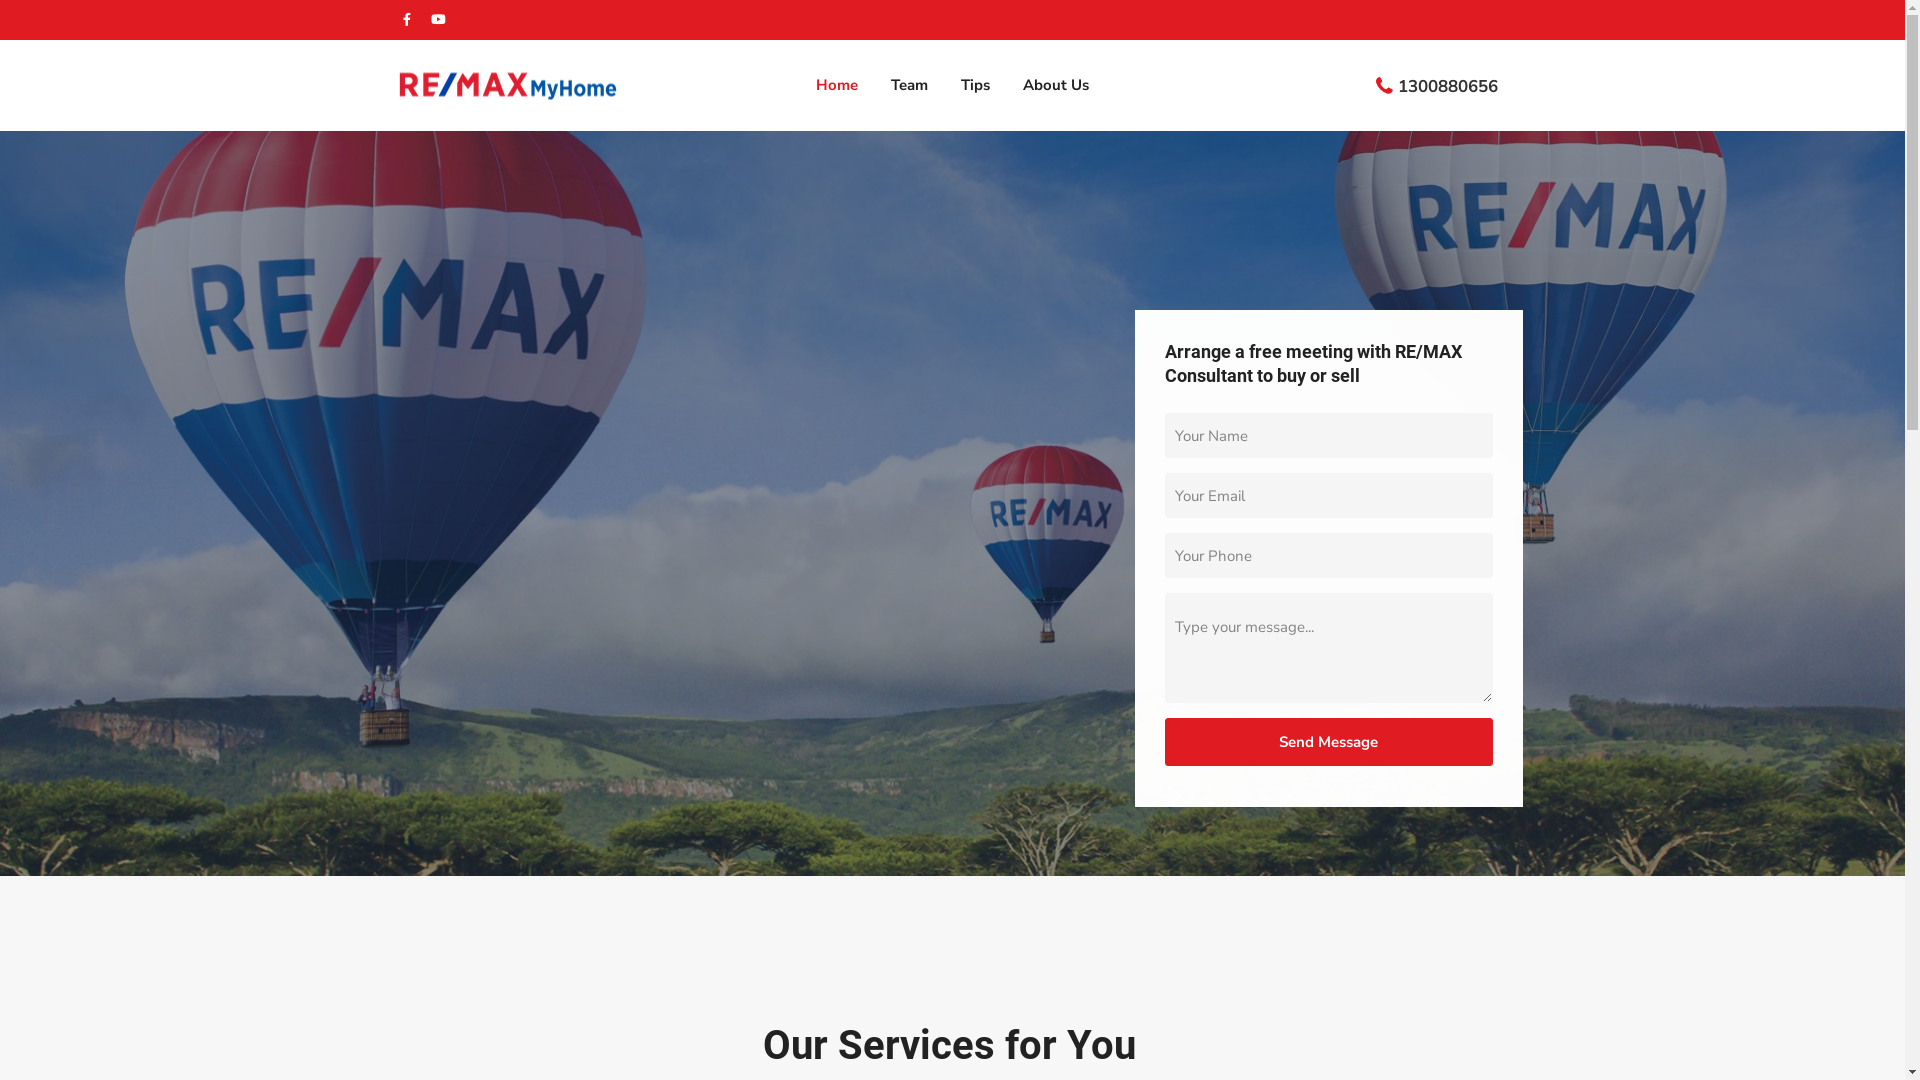  I want to click on 'Team', so click(908, 83).